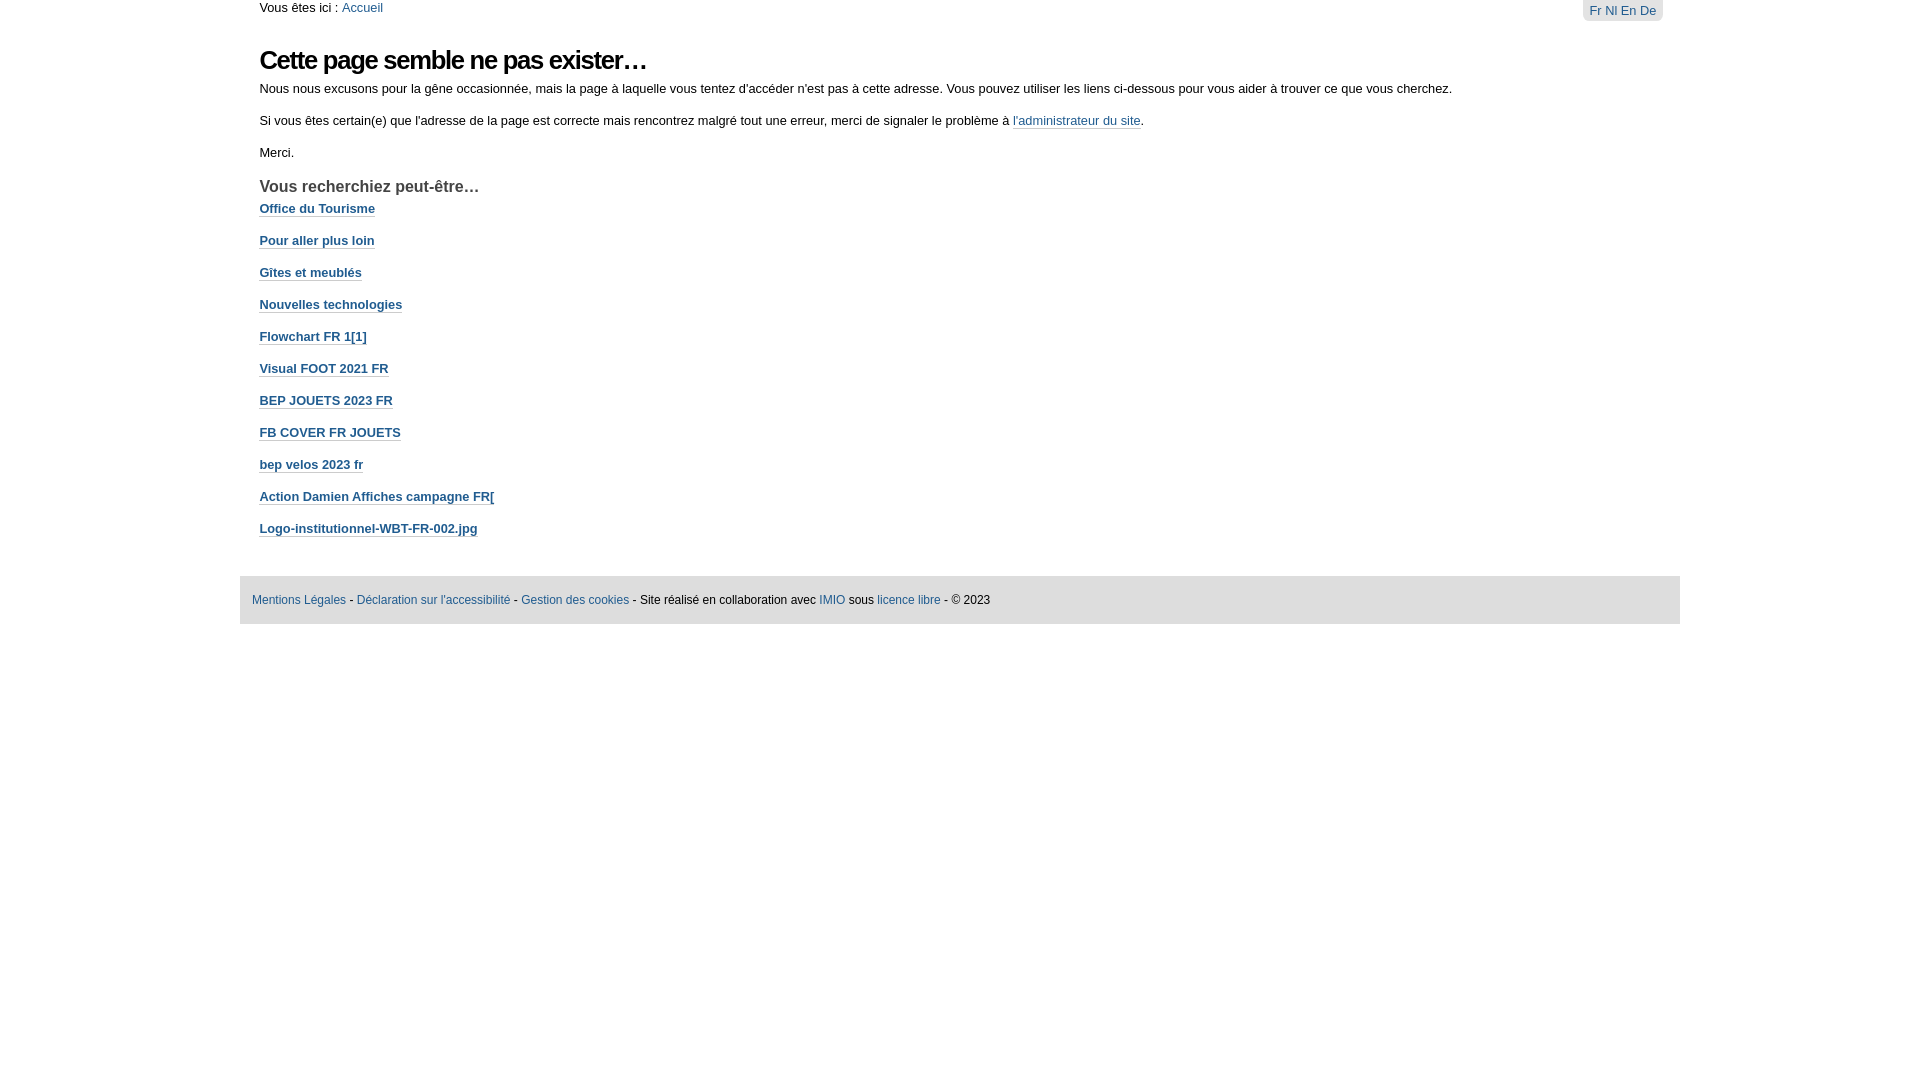  I want to click on 'BEP JOUETS 2023 FR', so click(325, 401).